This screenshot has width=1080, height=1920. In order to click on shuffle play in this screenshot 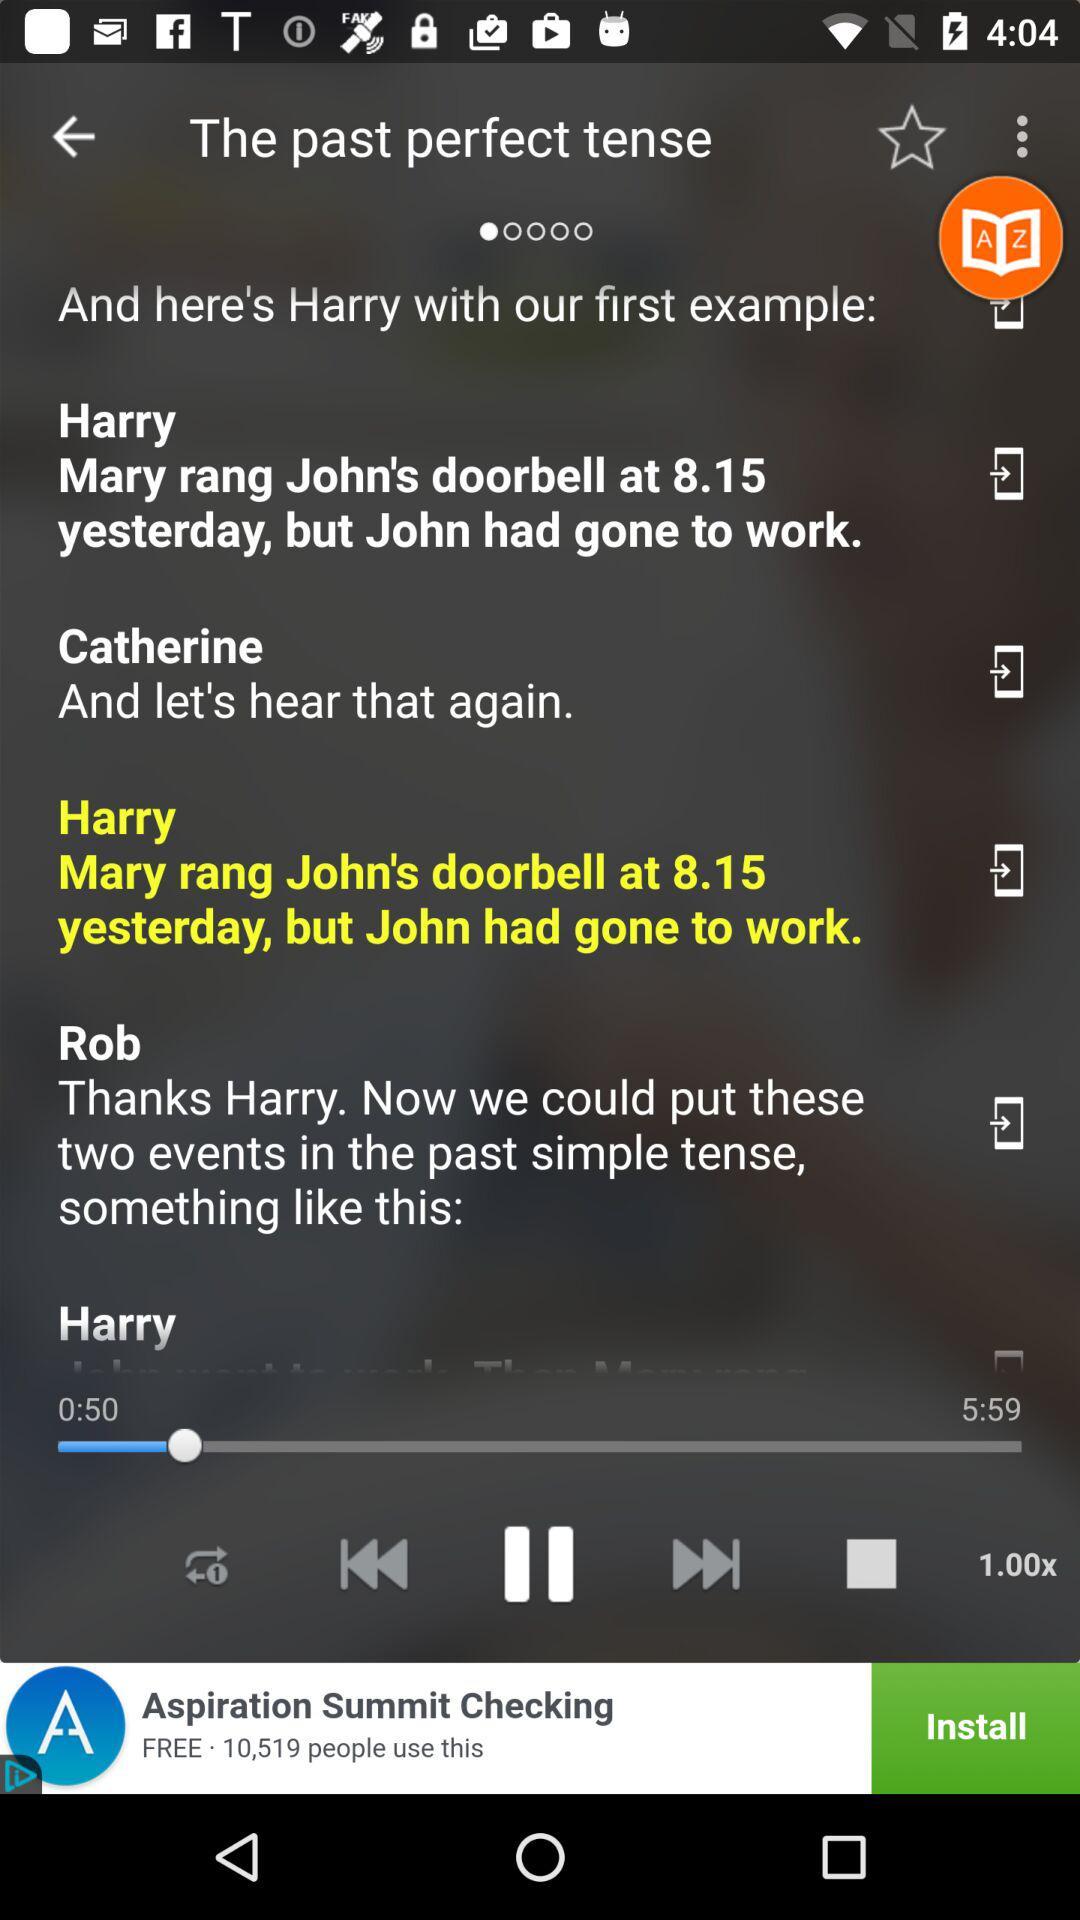, I will do `click(207, 1562)`.